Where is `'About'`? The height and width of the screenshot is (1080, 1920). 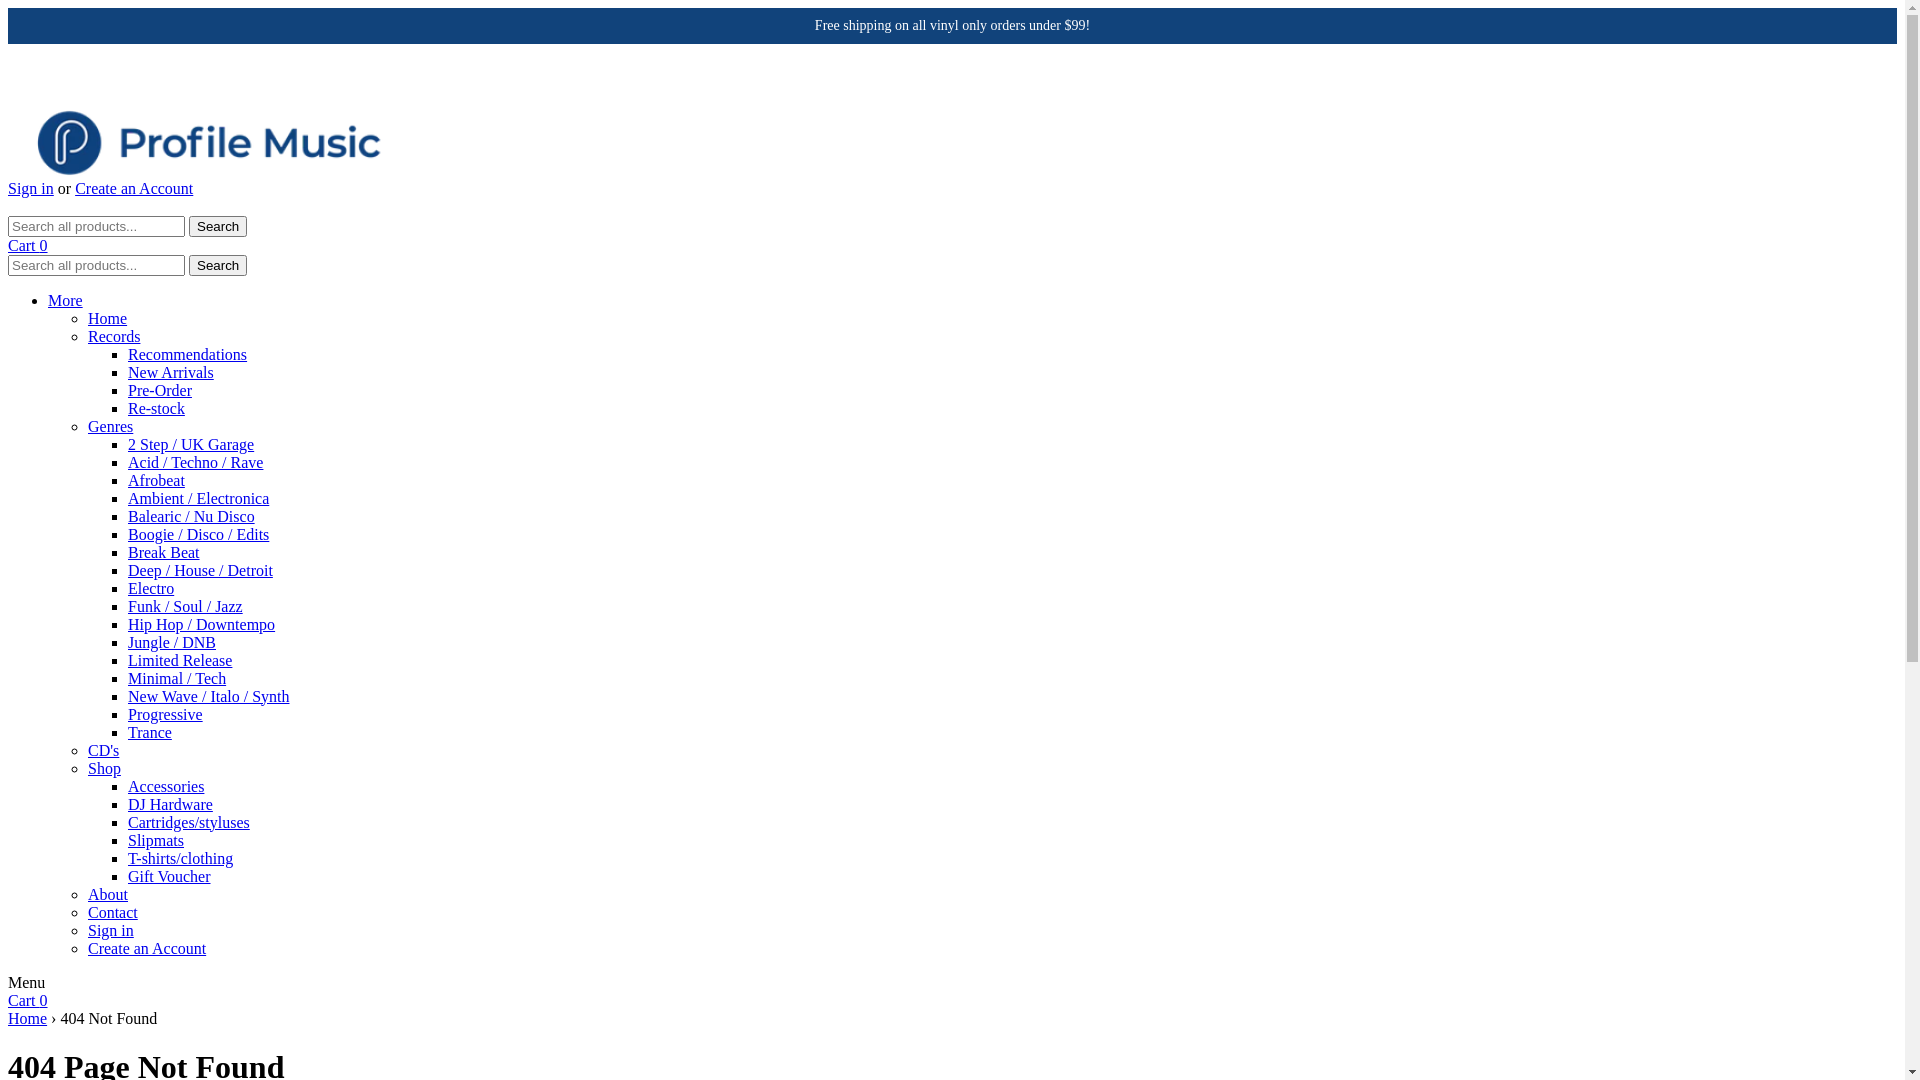
'About' is located at coordinates (106, 893).